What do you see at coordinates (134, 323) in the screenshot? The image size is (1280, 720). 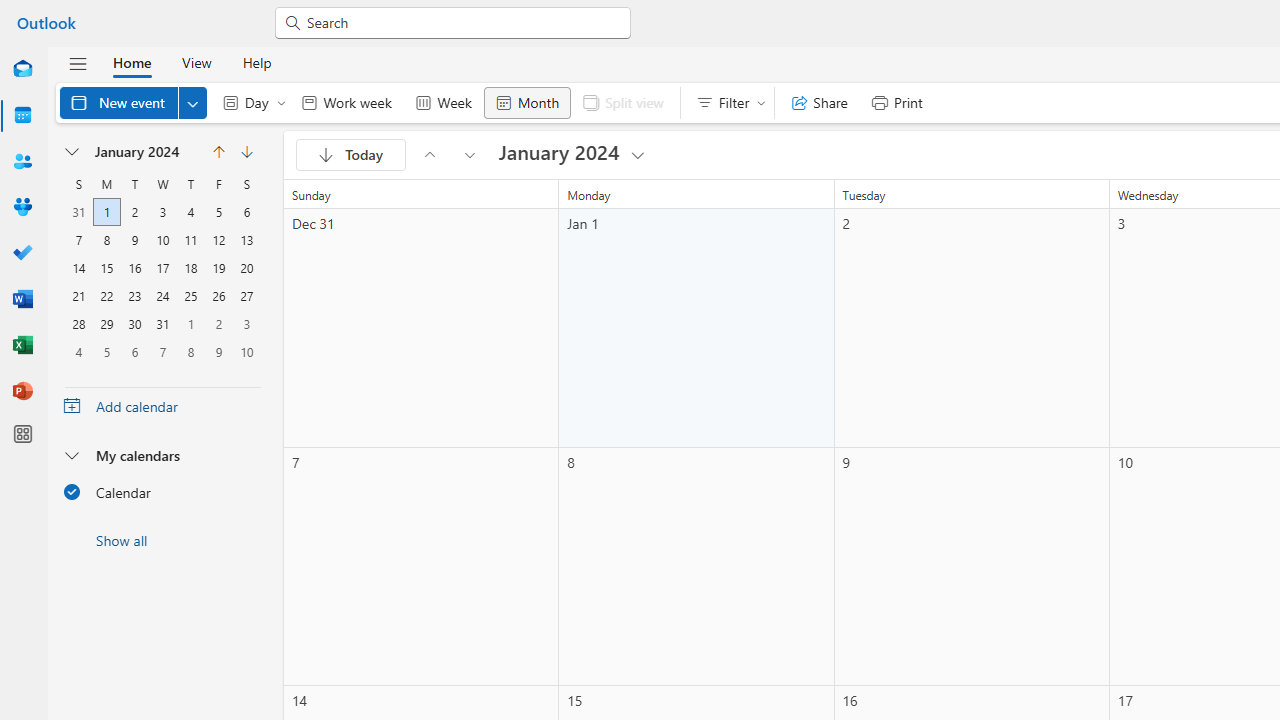 I see `'30, January, 2024'` at bounding box center [134, 323].